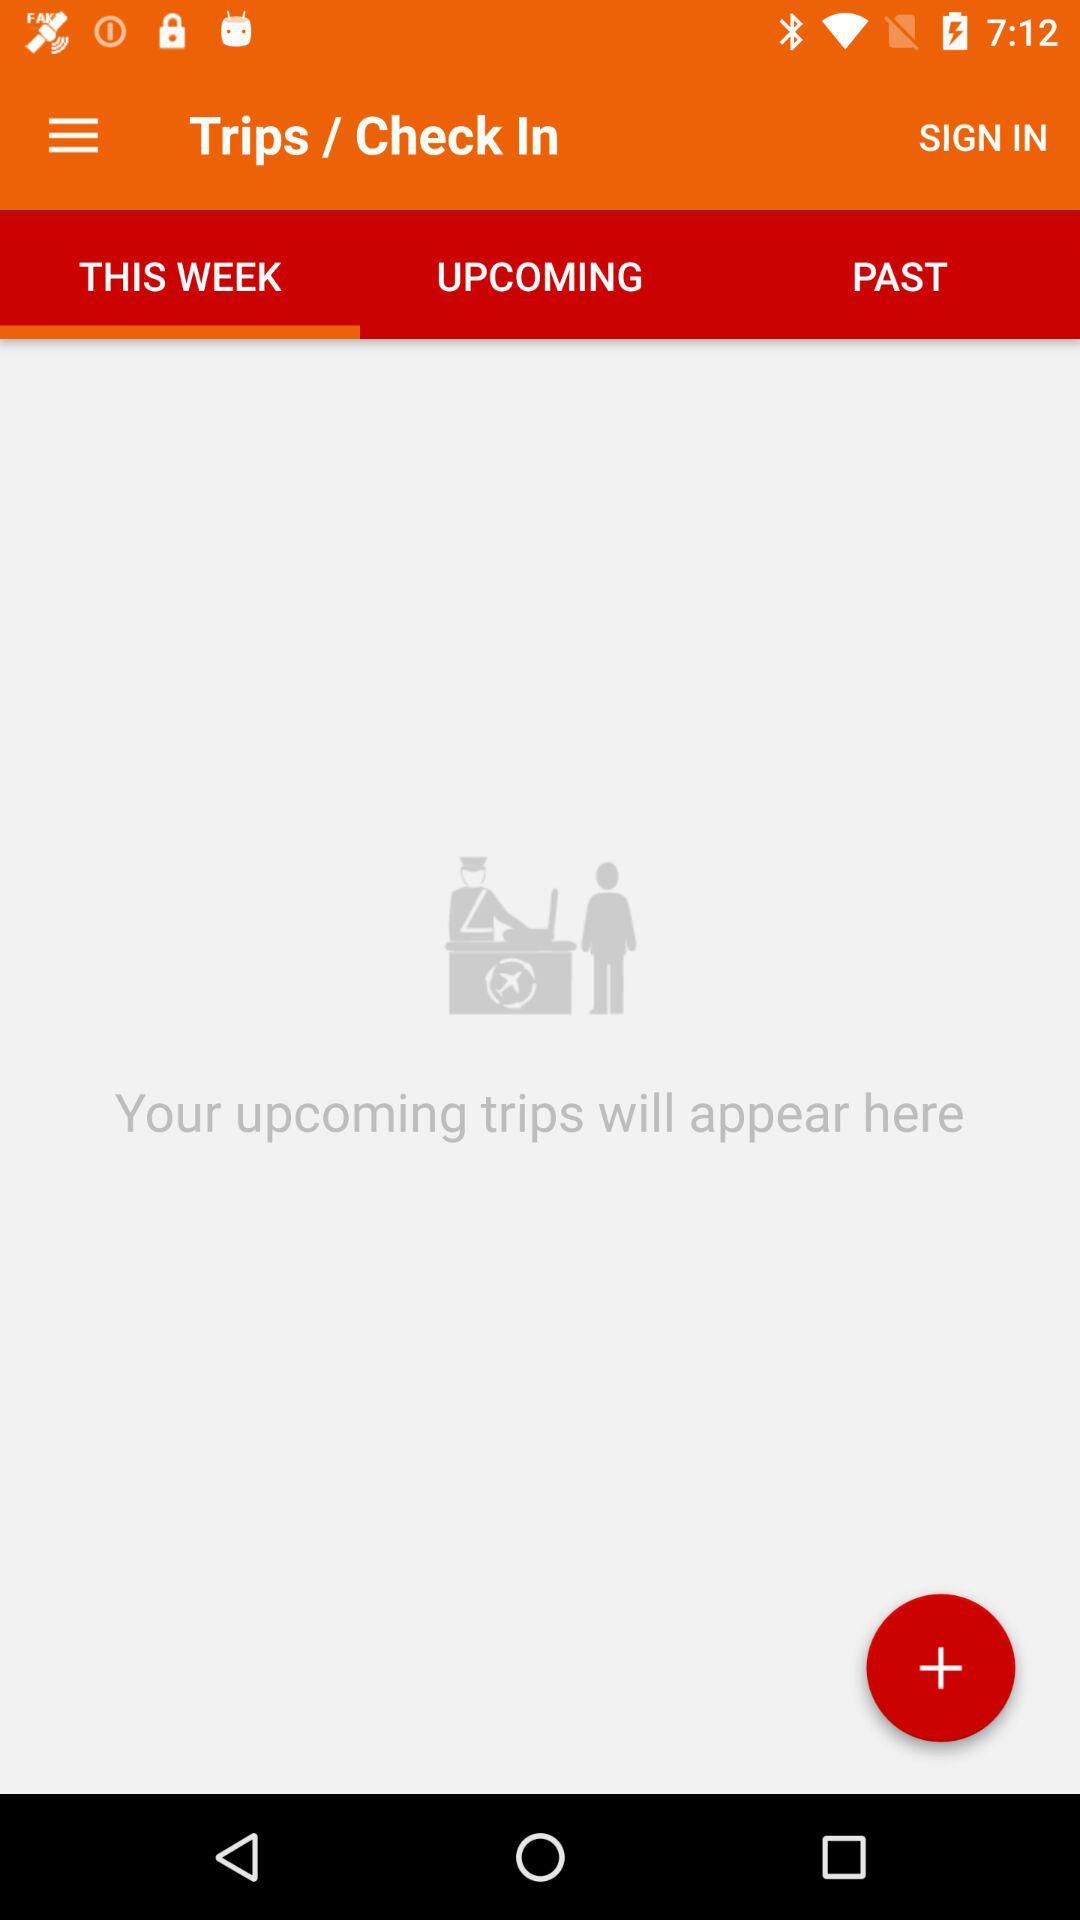 The height and width of the screenshot is (1920, 1080). What do you see at coordinates (940, 1675) in the screenshot?
I see `the add icon` at bounding box center [940, 1675].